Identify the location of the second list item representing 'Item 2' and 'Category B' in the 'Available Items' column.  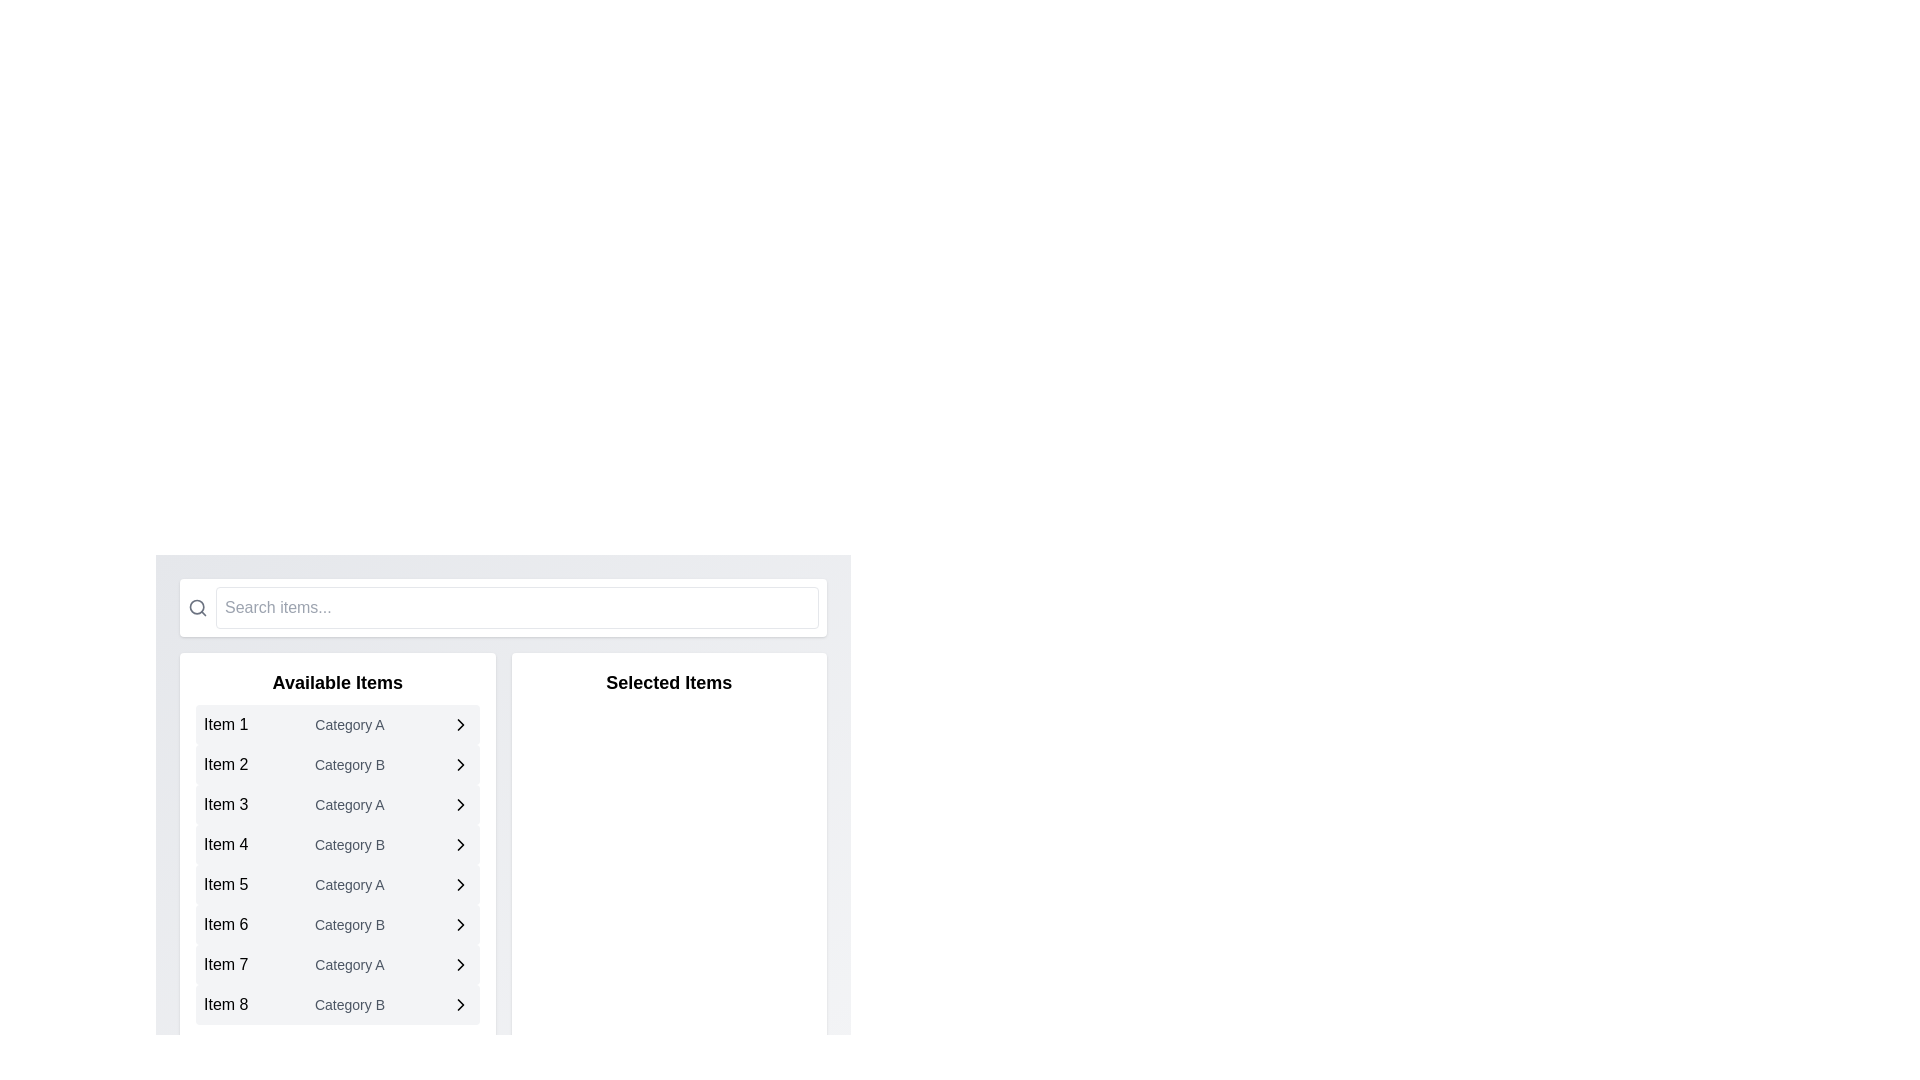
(337, 764).